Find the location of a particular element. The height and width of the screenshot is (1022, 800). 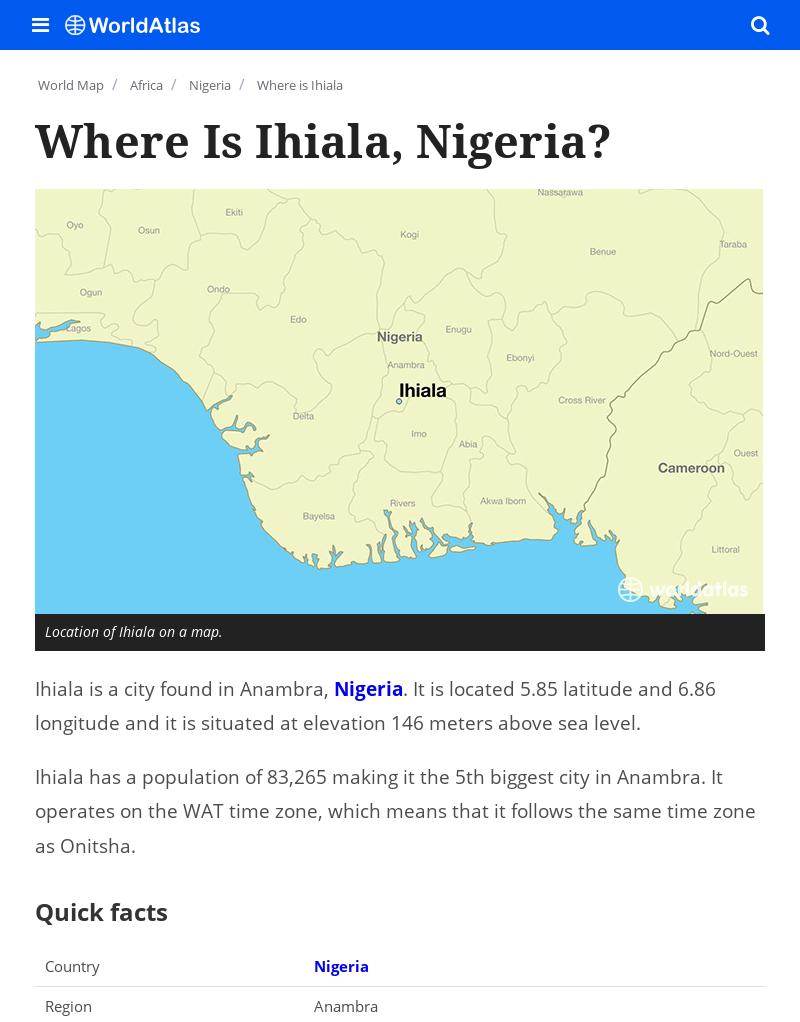

'Ihiala is a city found in Anambra,' is located at coordinates (183, 687).